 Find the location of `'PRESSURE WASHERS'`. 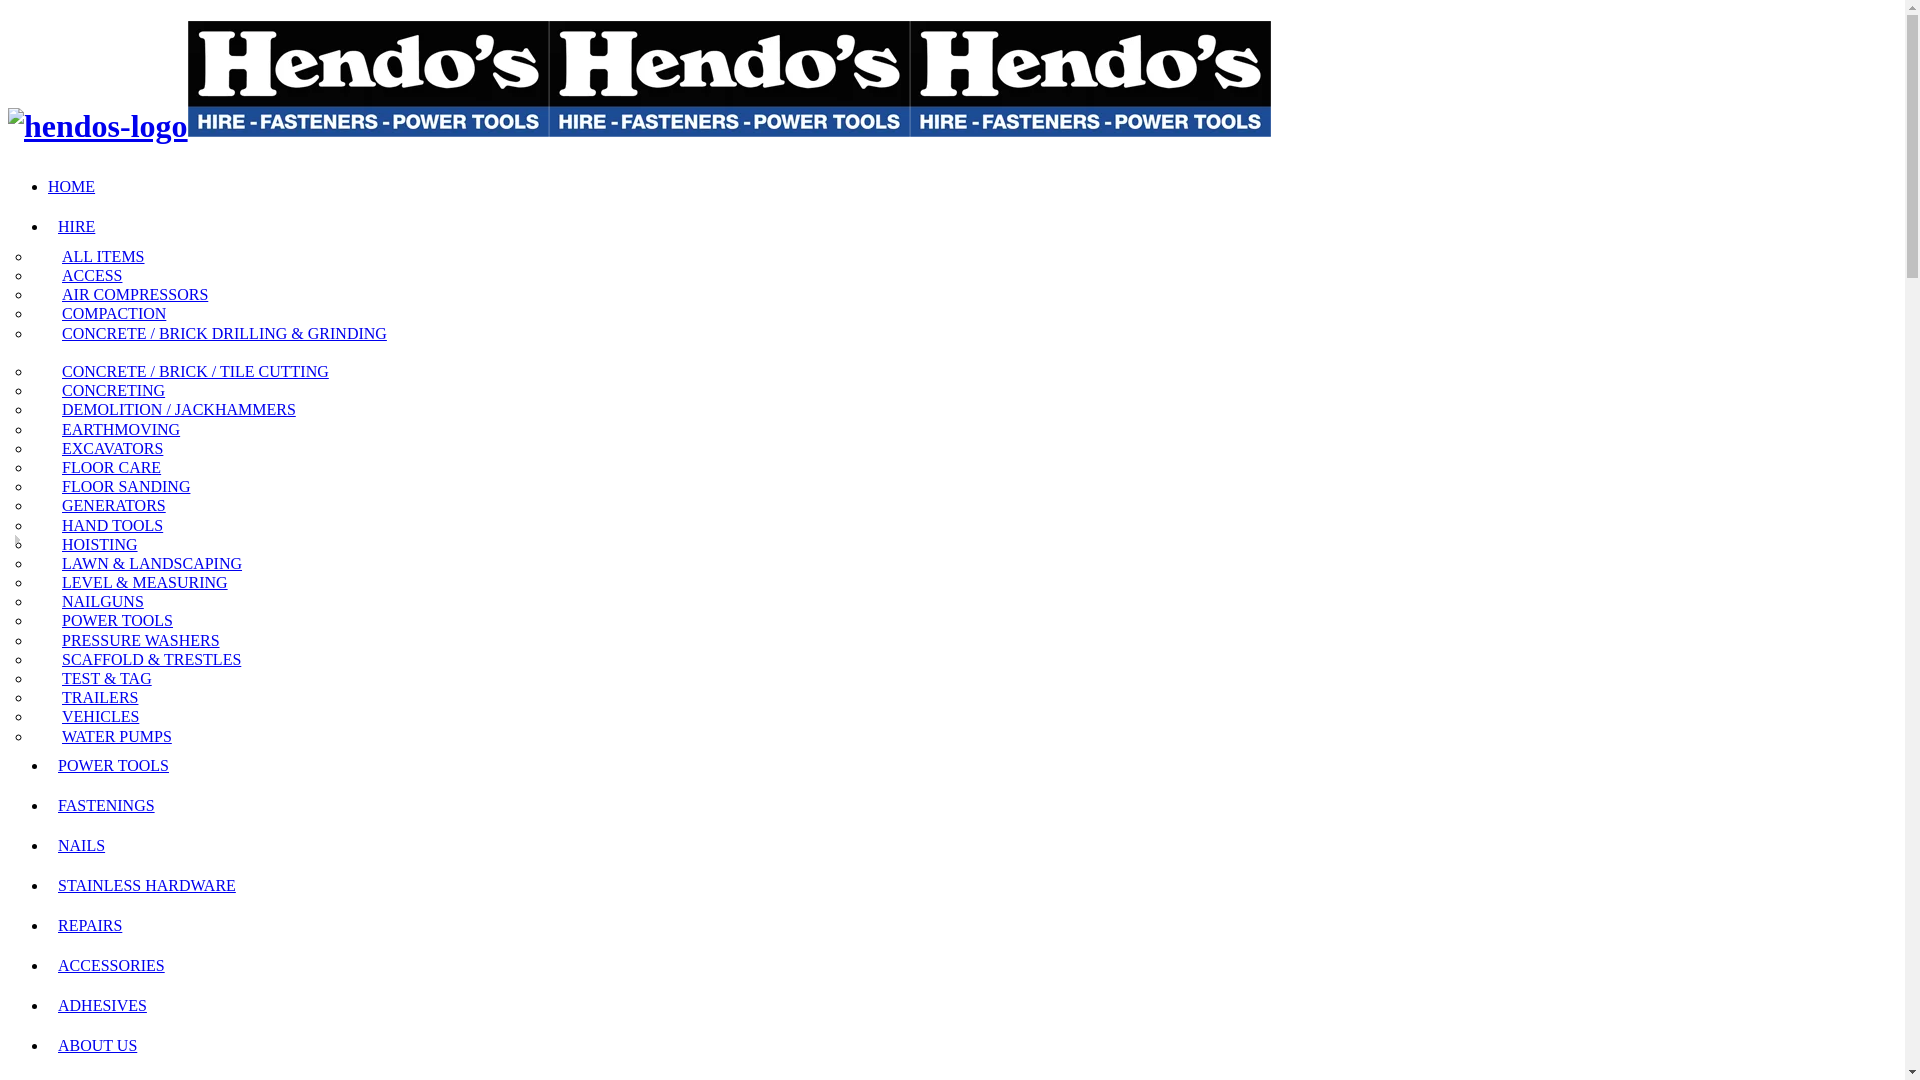

'PRESSURE WASHERS' is located at coordinates (134, 640).